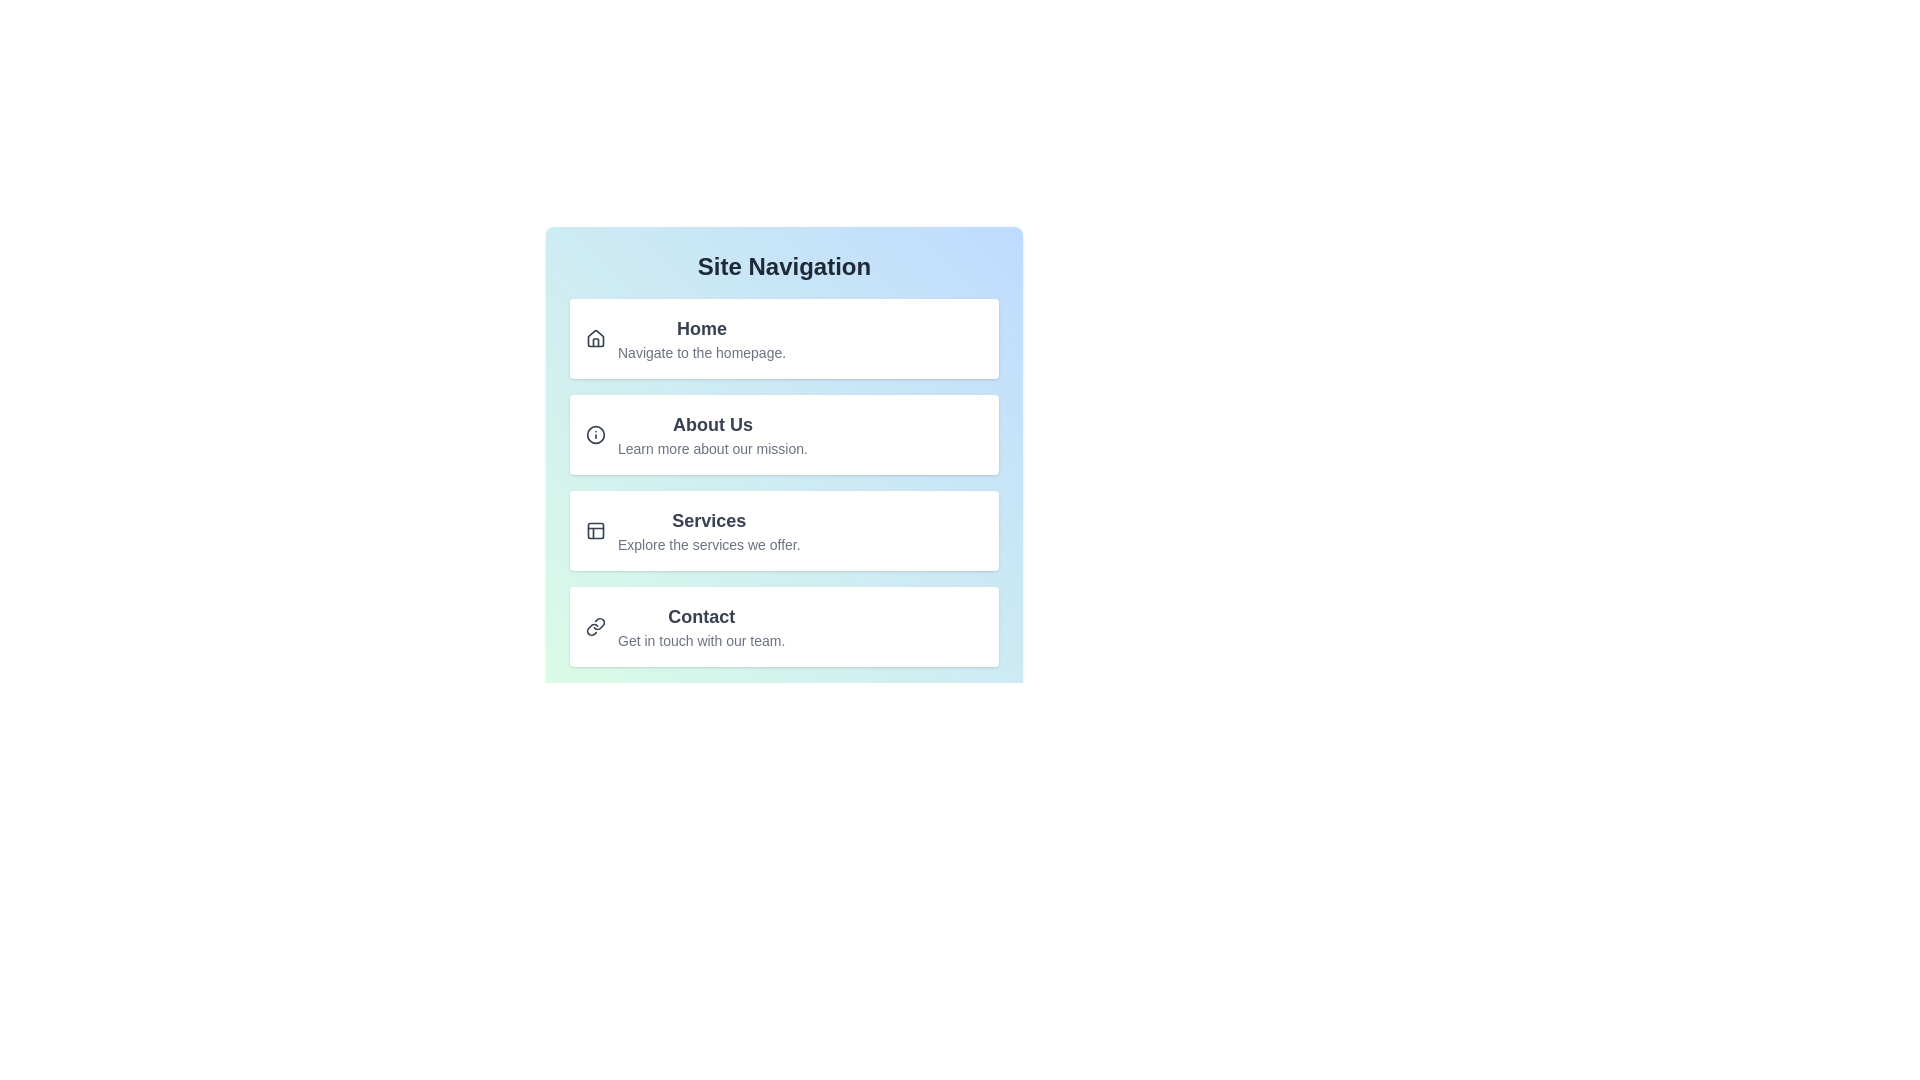 The image size is (1920, 1080). Describe the element at coordinates (701, 626) in the screenshot. I see `the 'Contact' navigational link in the Site Navigation menu` at that location.